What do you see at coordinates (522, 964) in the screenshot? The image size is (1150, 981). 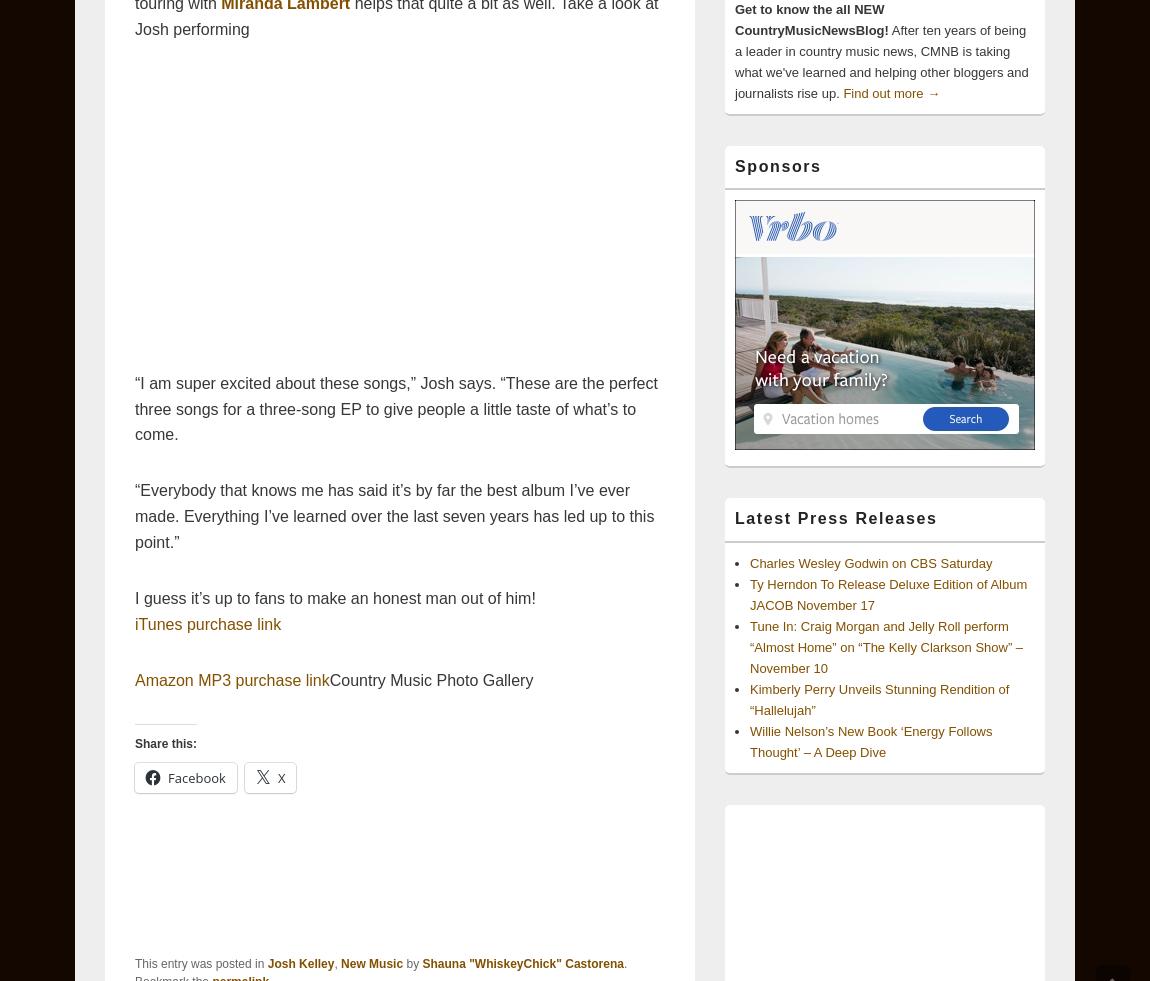 I see `'Shauna "WhiskeyChick" Castorena'` at bounding box center [522, 964].